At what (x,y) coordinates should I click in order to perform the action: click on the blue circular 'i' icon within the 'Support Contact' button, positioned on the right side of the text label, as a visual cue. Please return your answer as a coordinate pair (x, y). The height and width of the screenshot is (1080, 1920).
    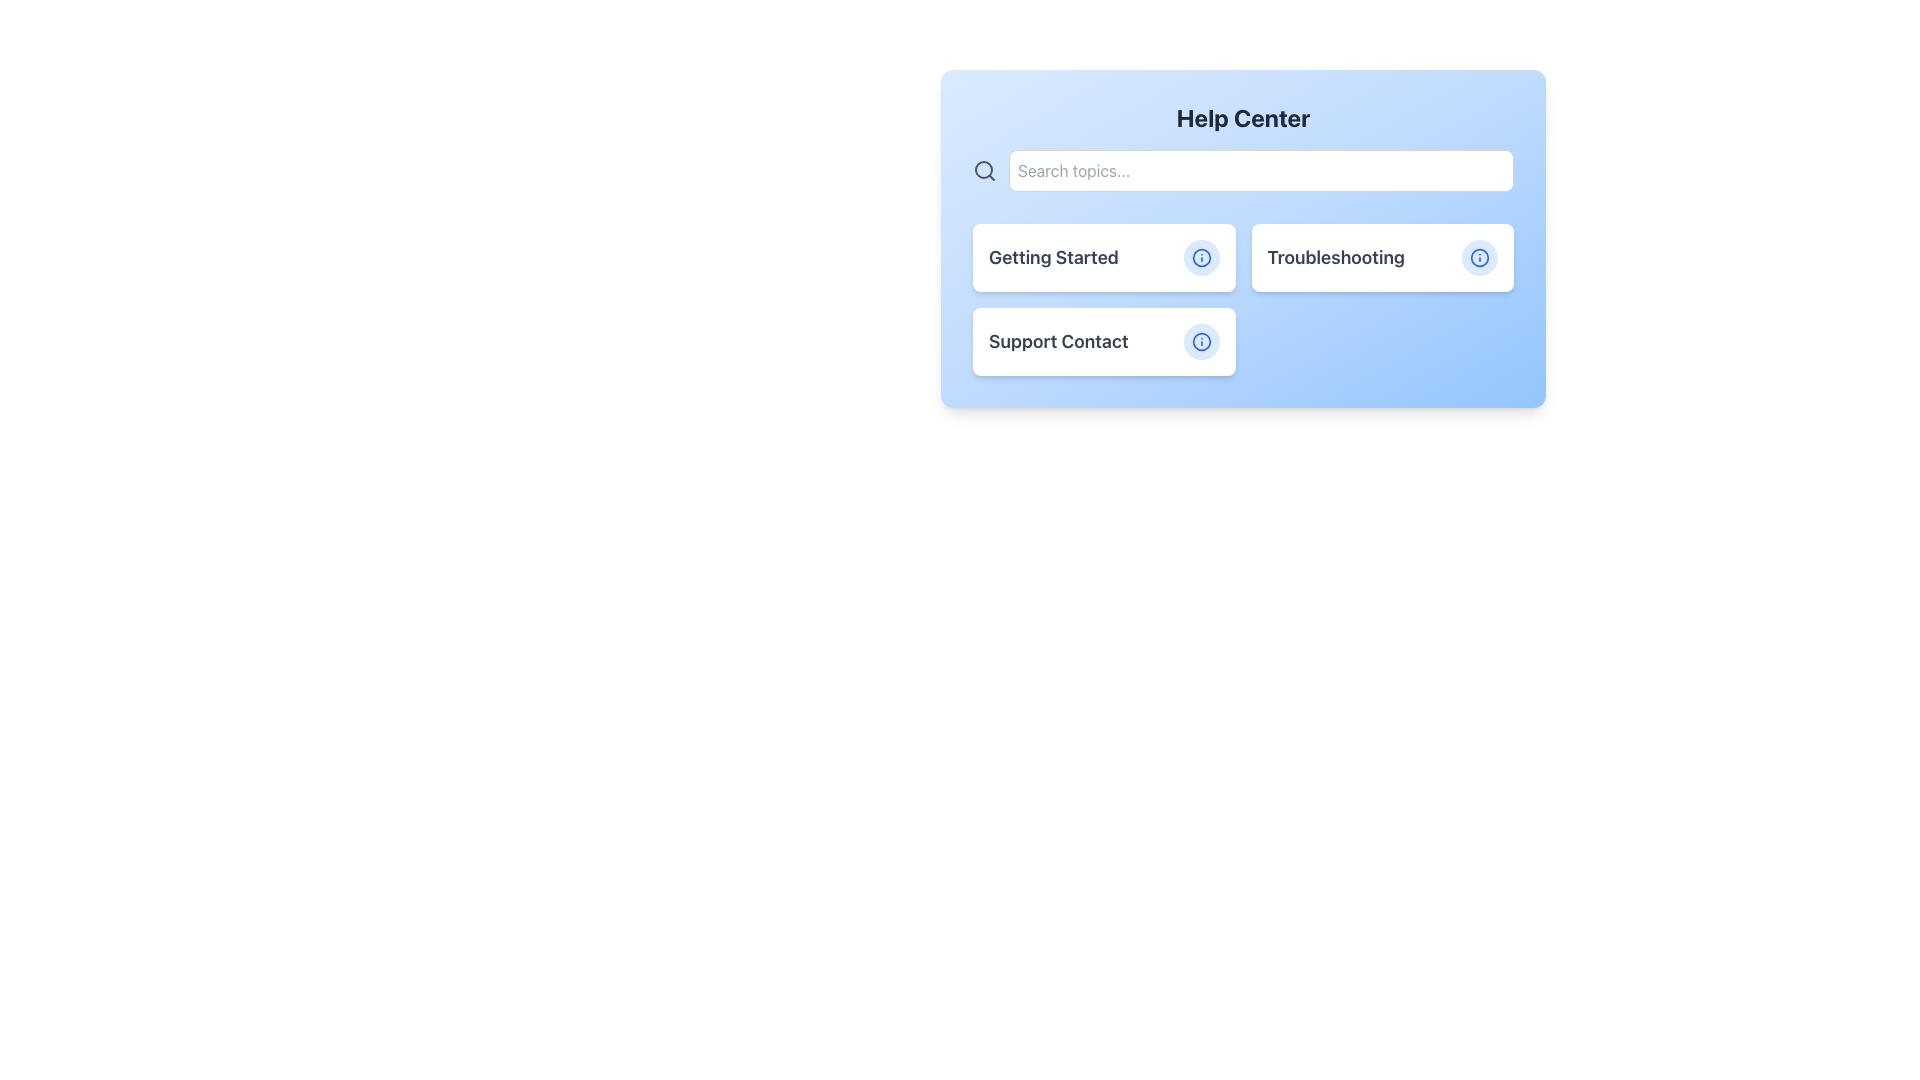
    Looking at the image, I should click on (1200, 341).